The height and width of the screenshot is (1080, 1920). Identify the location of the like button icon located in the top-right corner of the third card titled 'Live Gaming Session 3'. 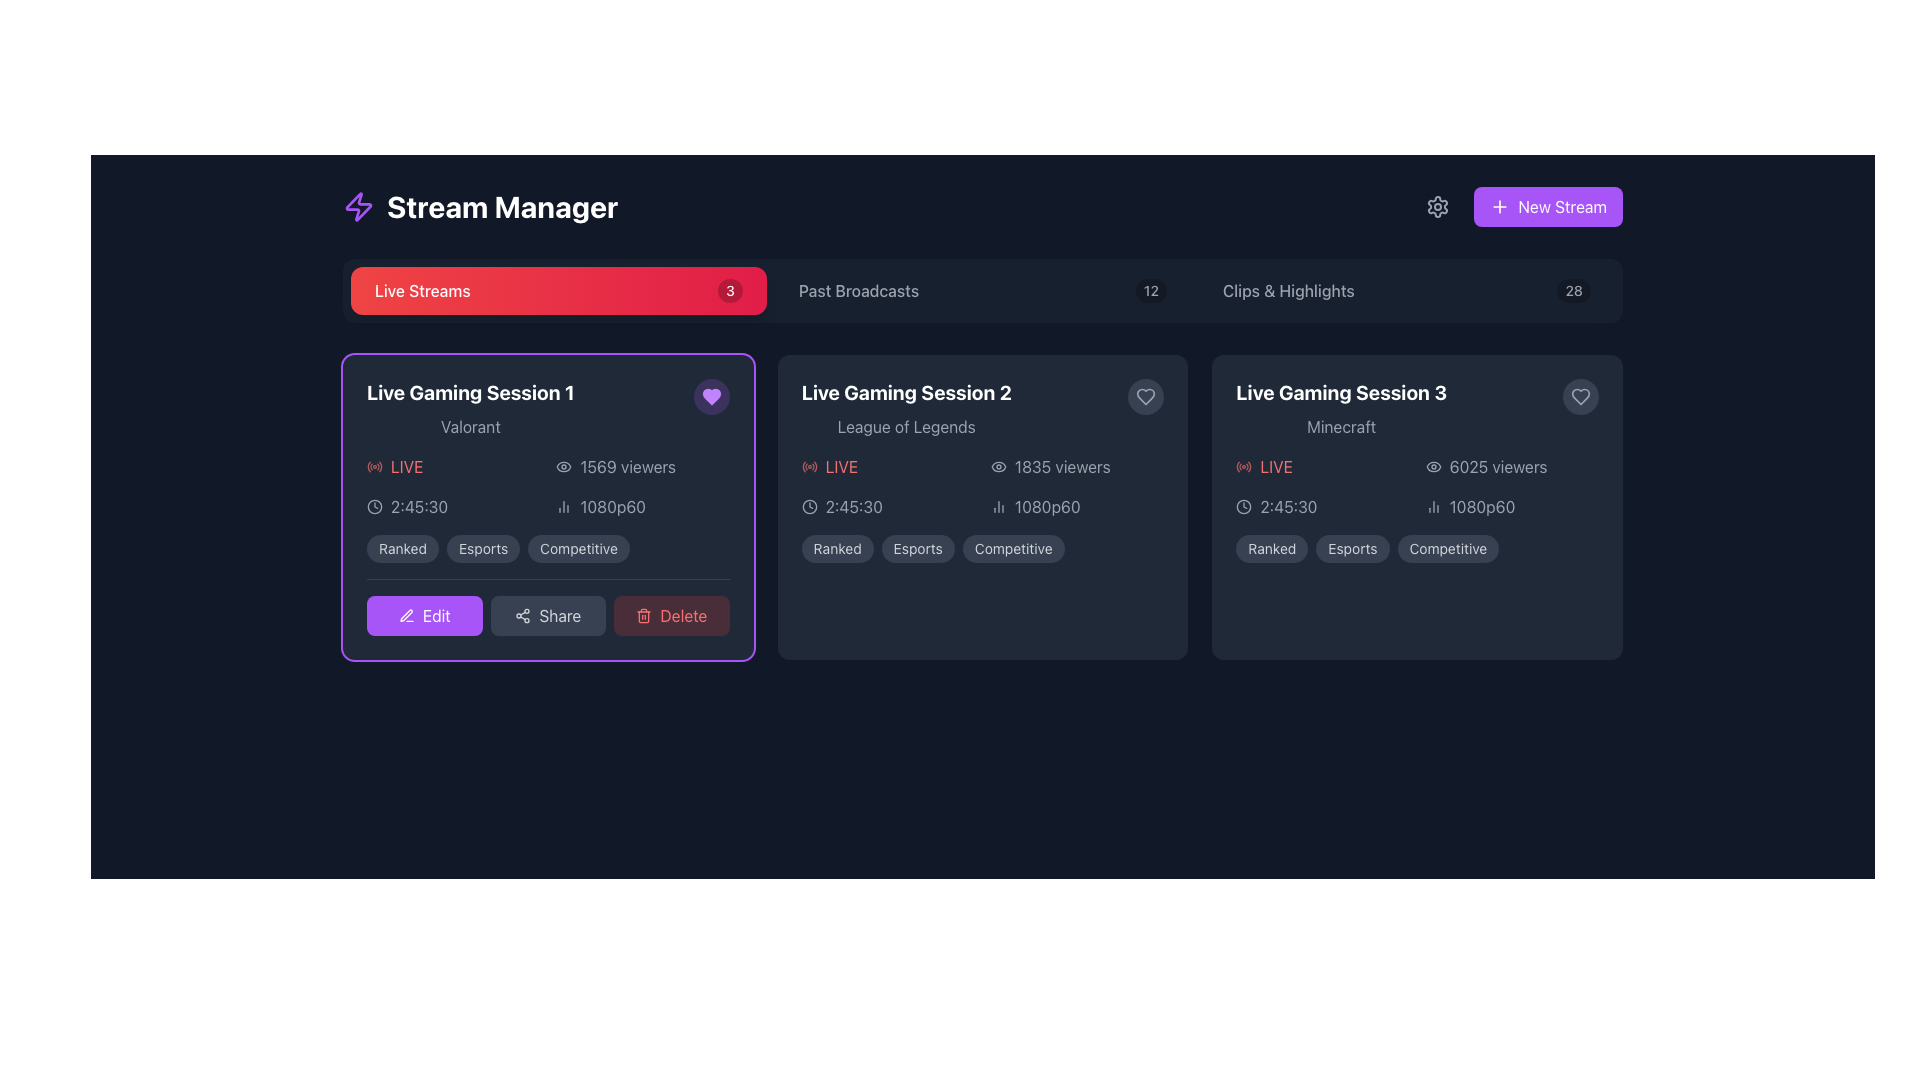
(1146, 397).